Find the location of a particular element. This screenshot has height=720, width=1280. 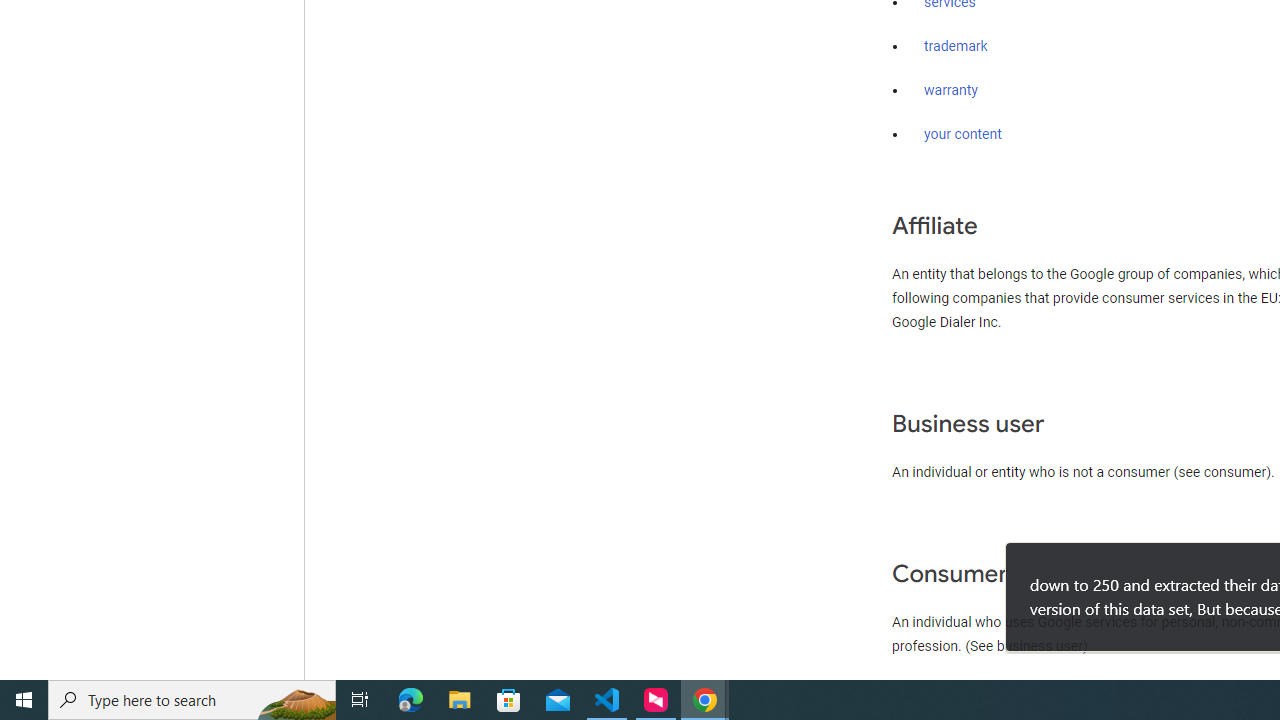

'your content' is located at coordinates (963, 135).